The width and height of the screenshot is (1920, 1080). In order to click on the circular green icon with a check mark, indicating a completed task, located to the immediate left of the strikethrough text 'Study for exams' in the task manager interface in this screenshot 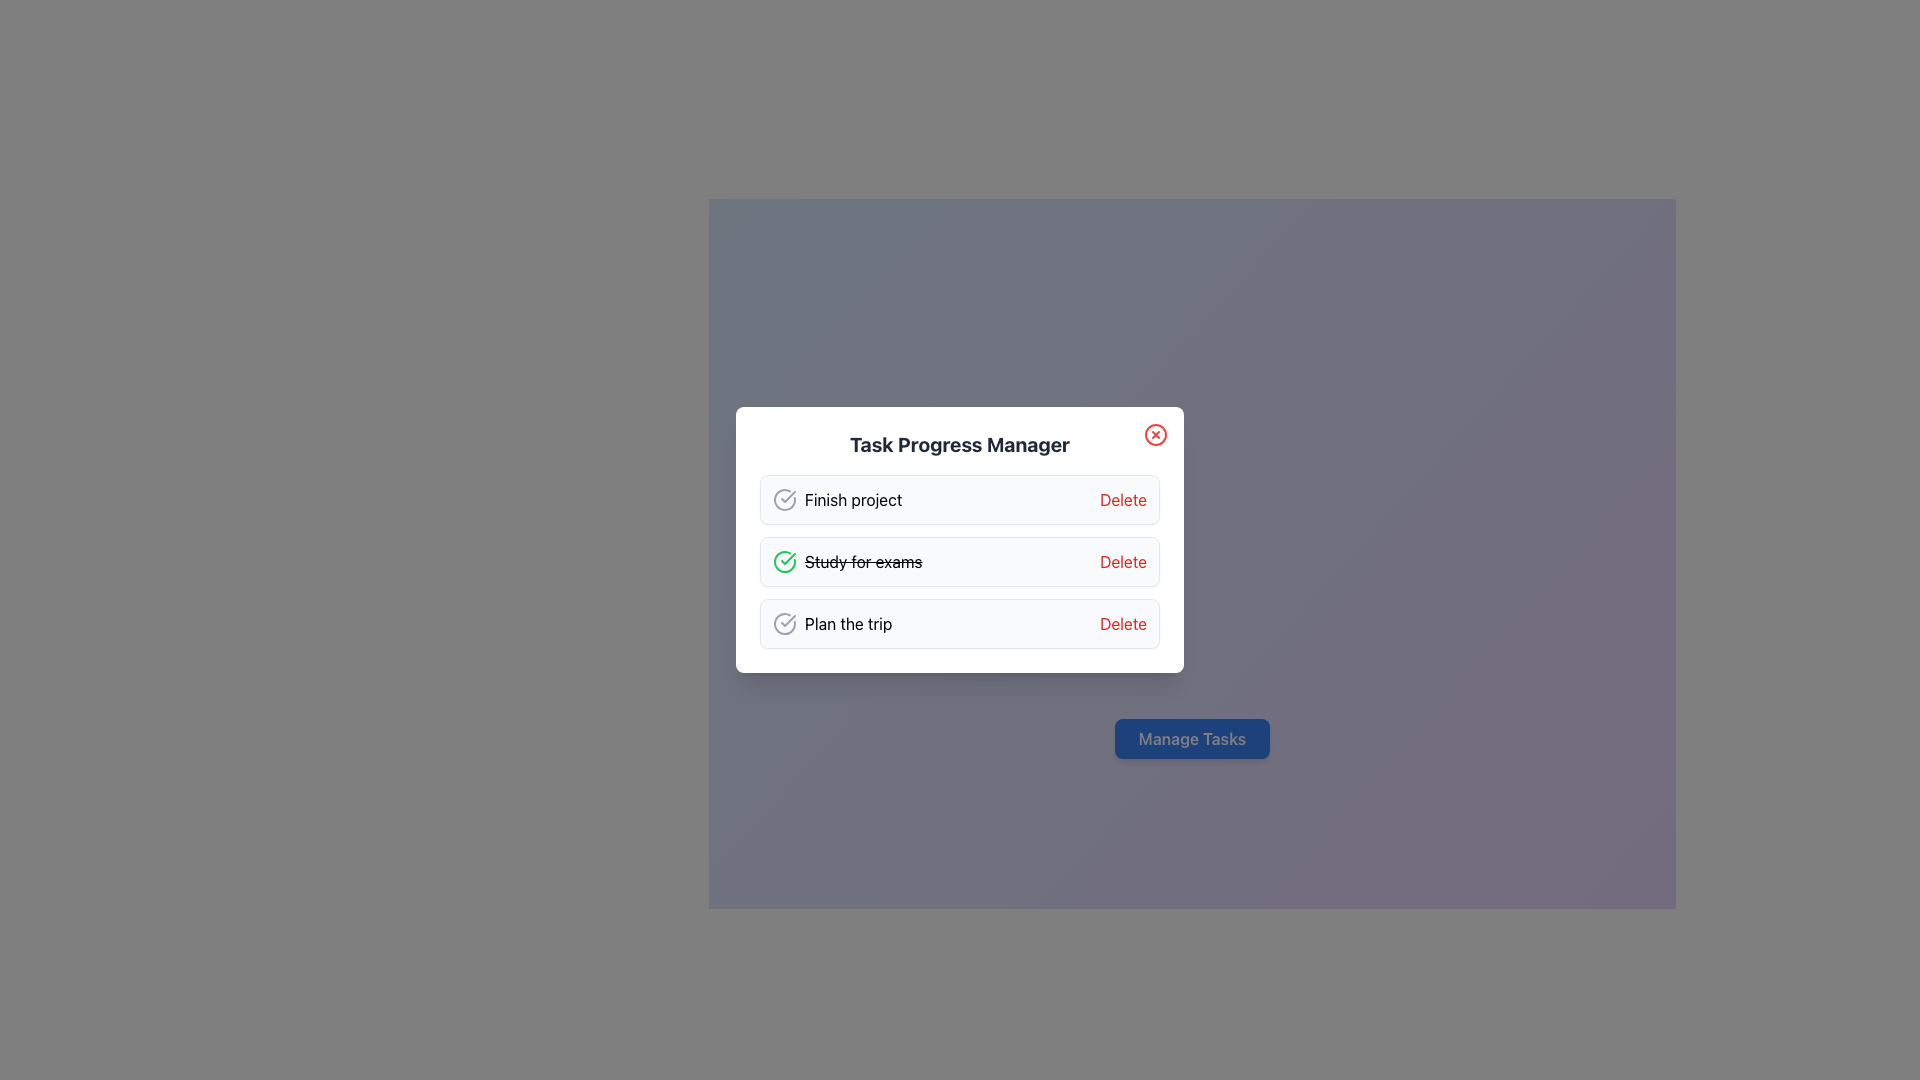, I will do `click(784, 562)`.